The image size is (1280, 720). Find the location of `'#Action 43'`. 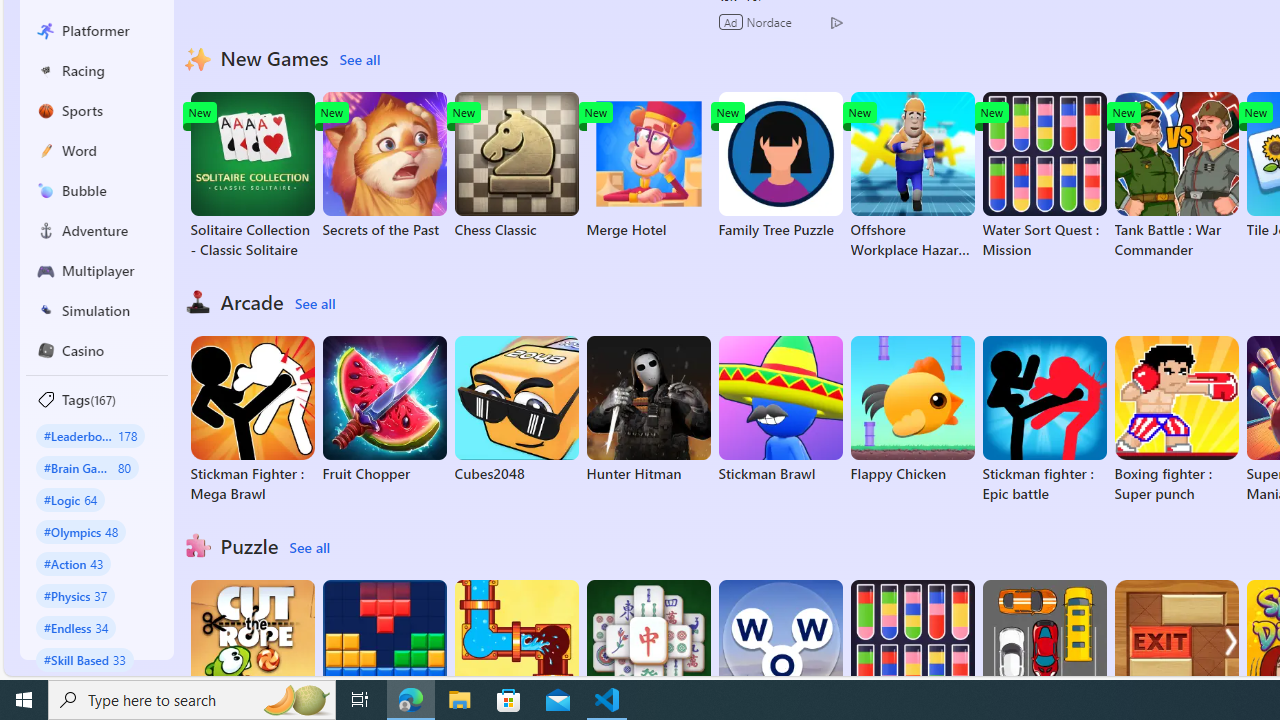

'#Action 43' is located at coordinates (74, 563).